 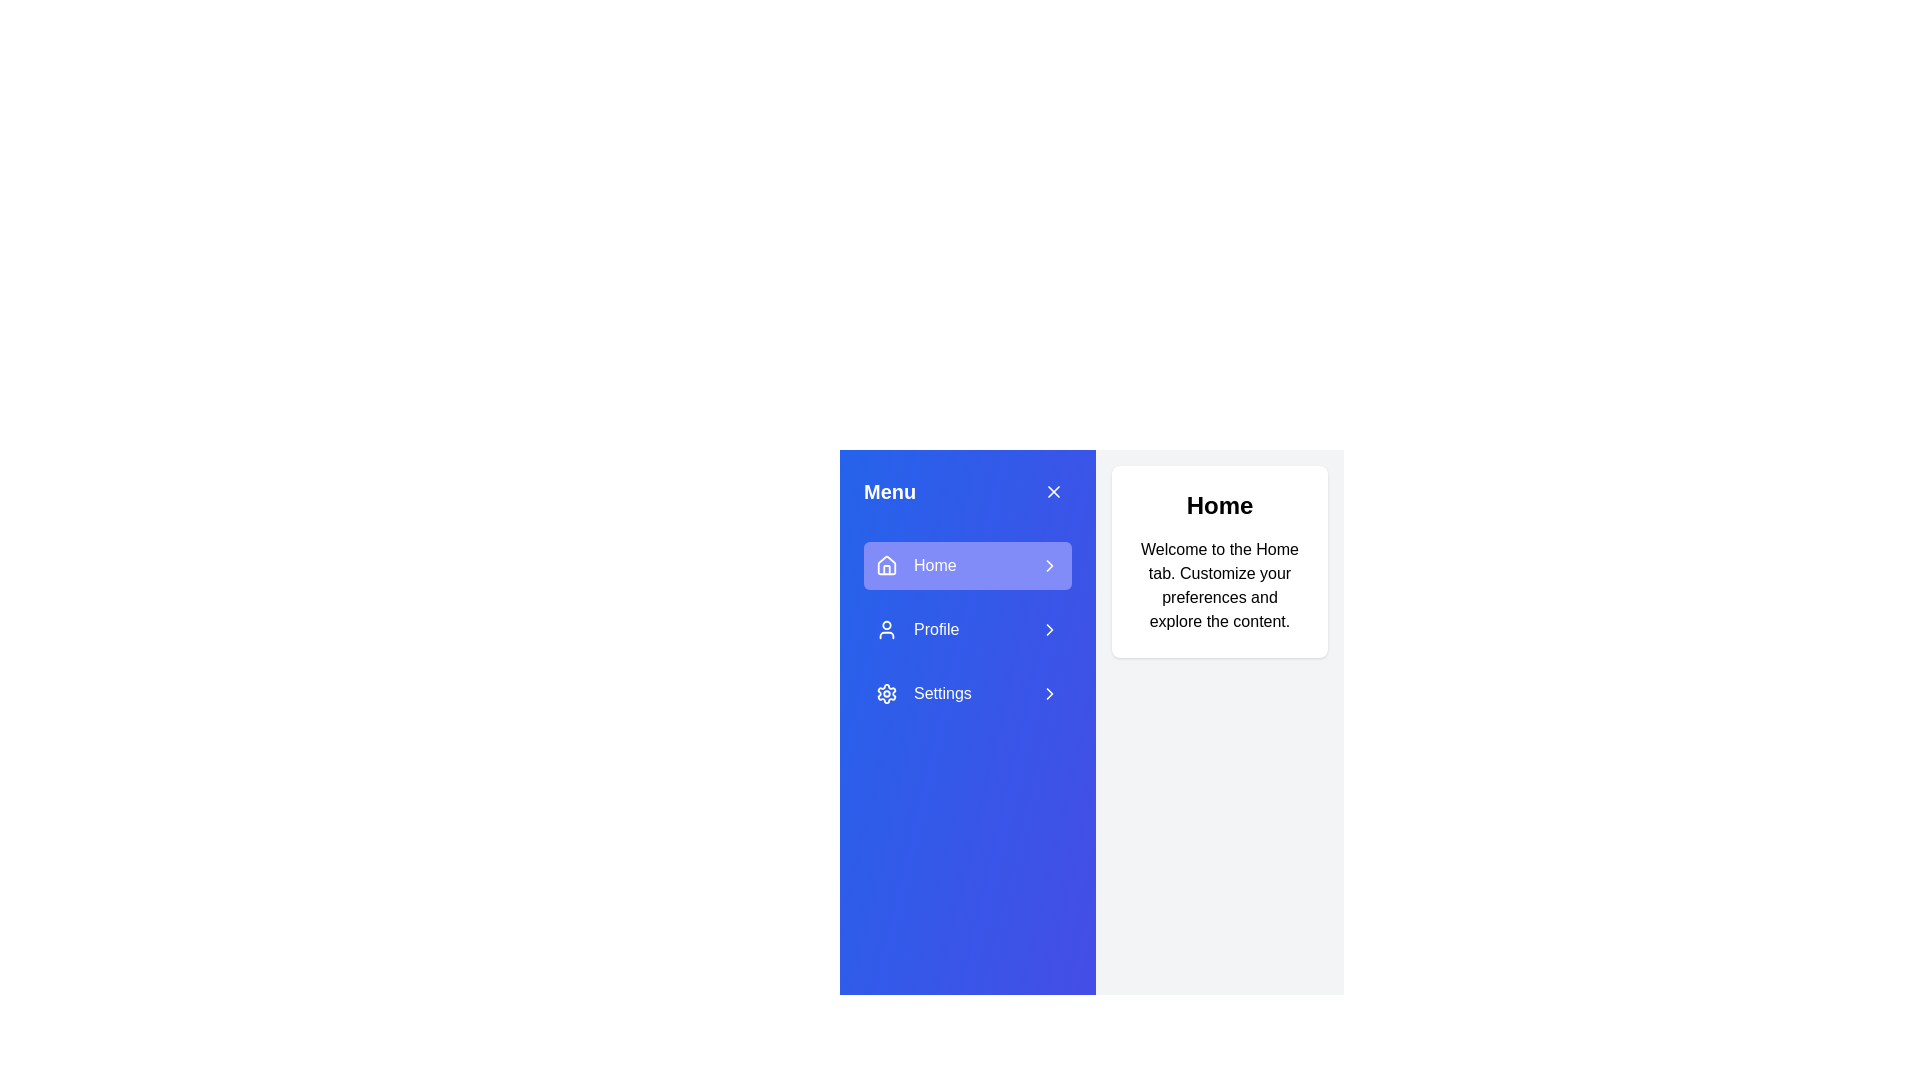 I want to click on the arrow icon indicating navigation in the 'Home' row of the left panel, so click(x=1049, y=566).